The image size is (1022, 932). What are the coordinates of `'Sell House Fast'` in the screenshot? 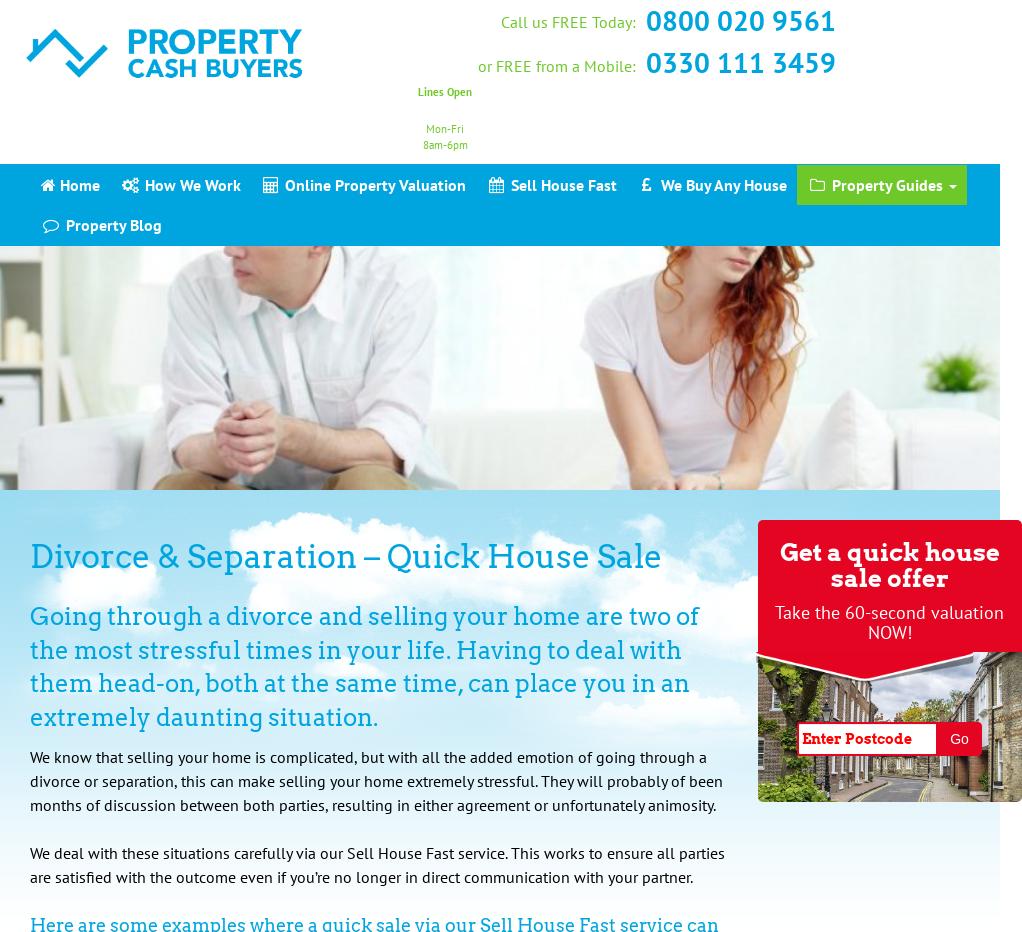 It's located at (505, 183).